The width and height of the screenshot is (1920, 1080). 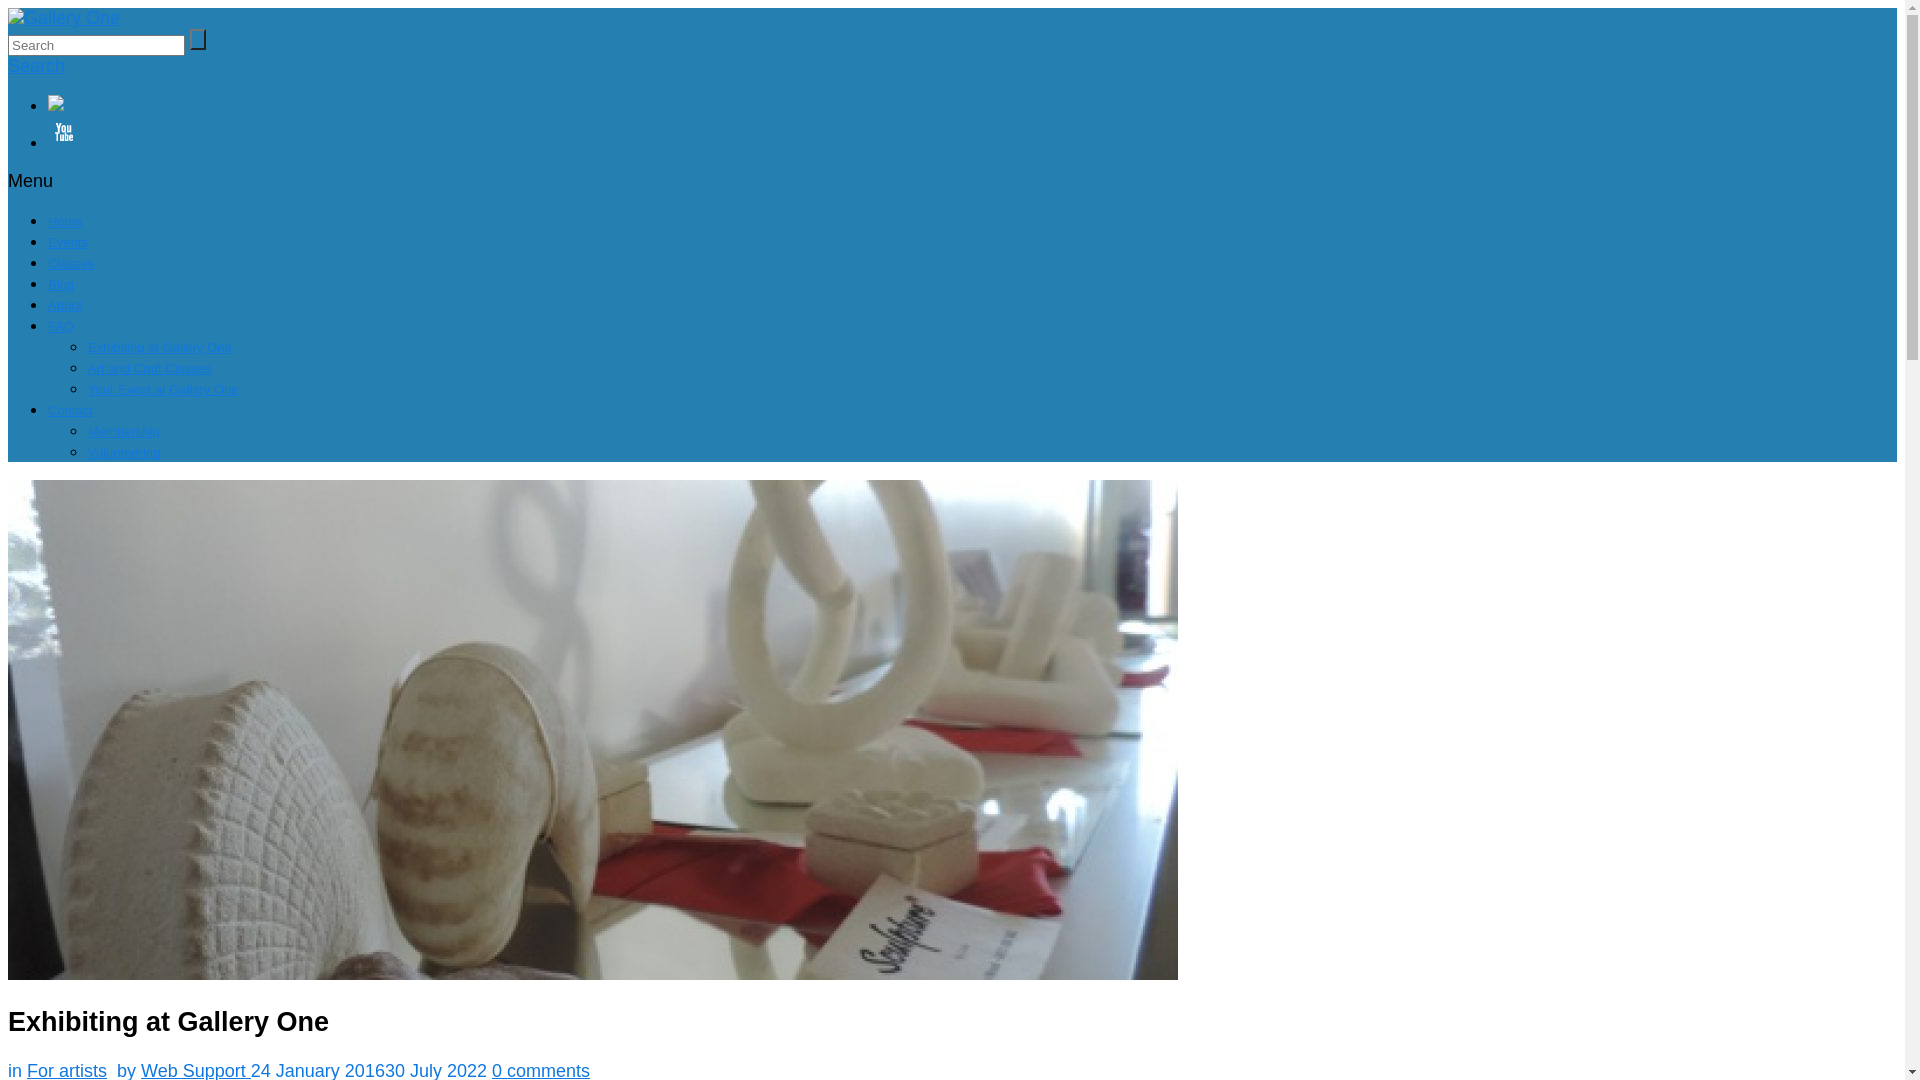 What do you see at coordinates (61, 325) in the screenshot?
I see `'FAQ'` at bounding box center [61, 325].